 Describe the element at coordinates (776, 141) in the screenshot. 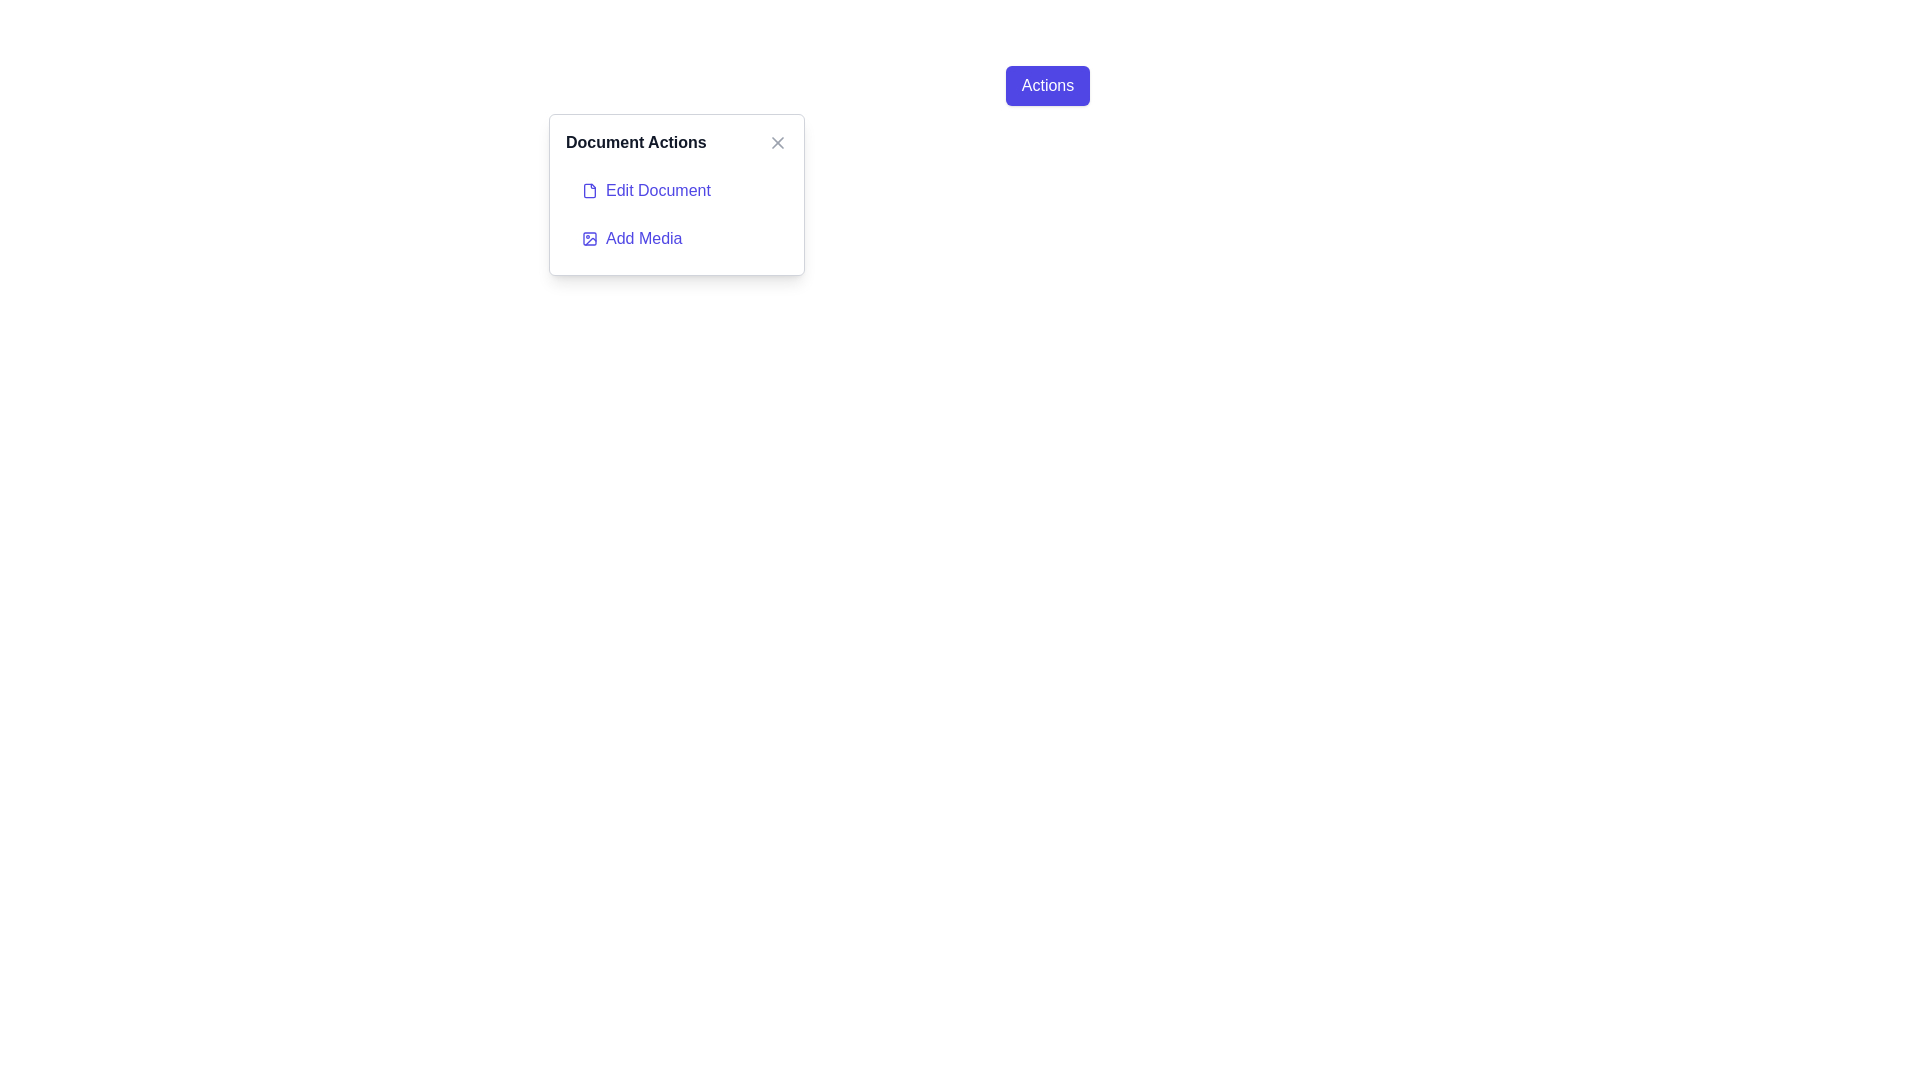

I see `the small 'X' button located at the top-right corner of the 'Document Actions' section` at that location.